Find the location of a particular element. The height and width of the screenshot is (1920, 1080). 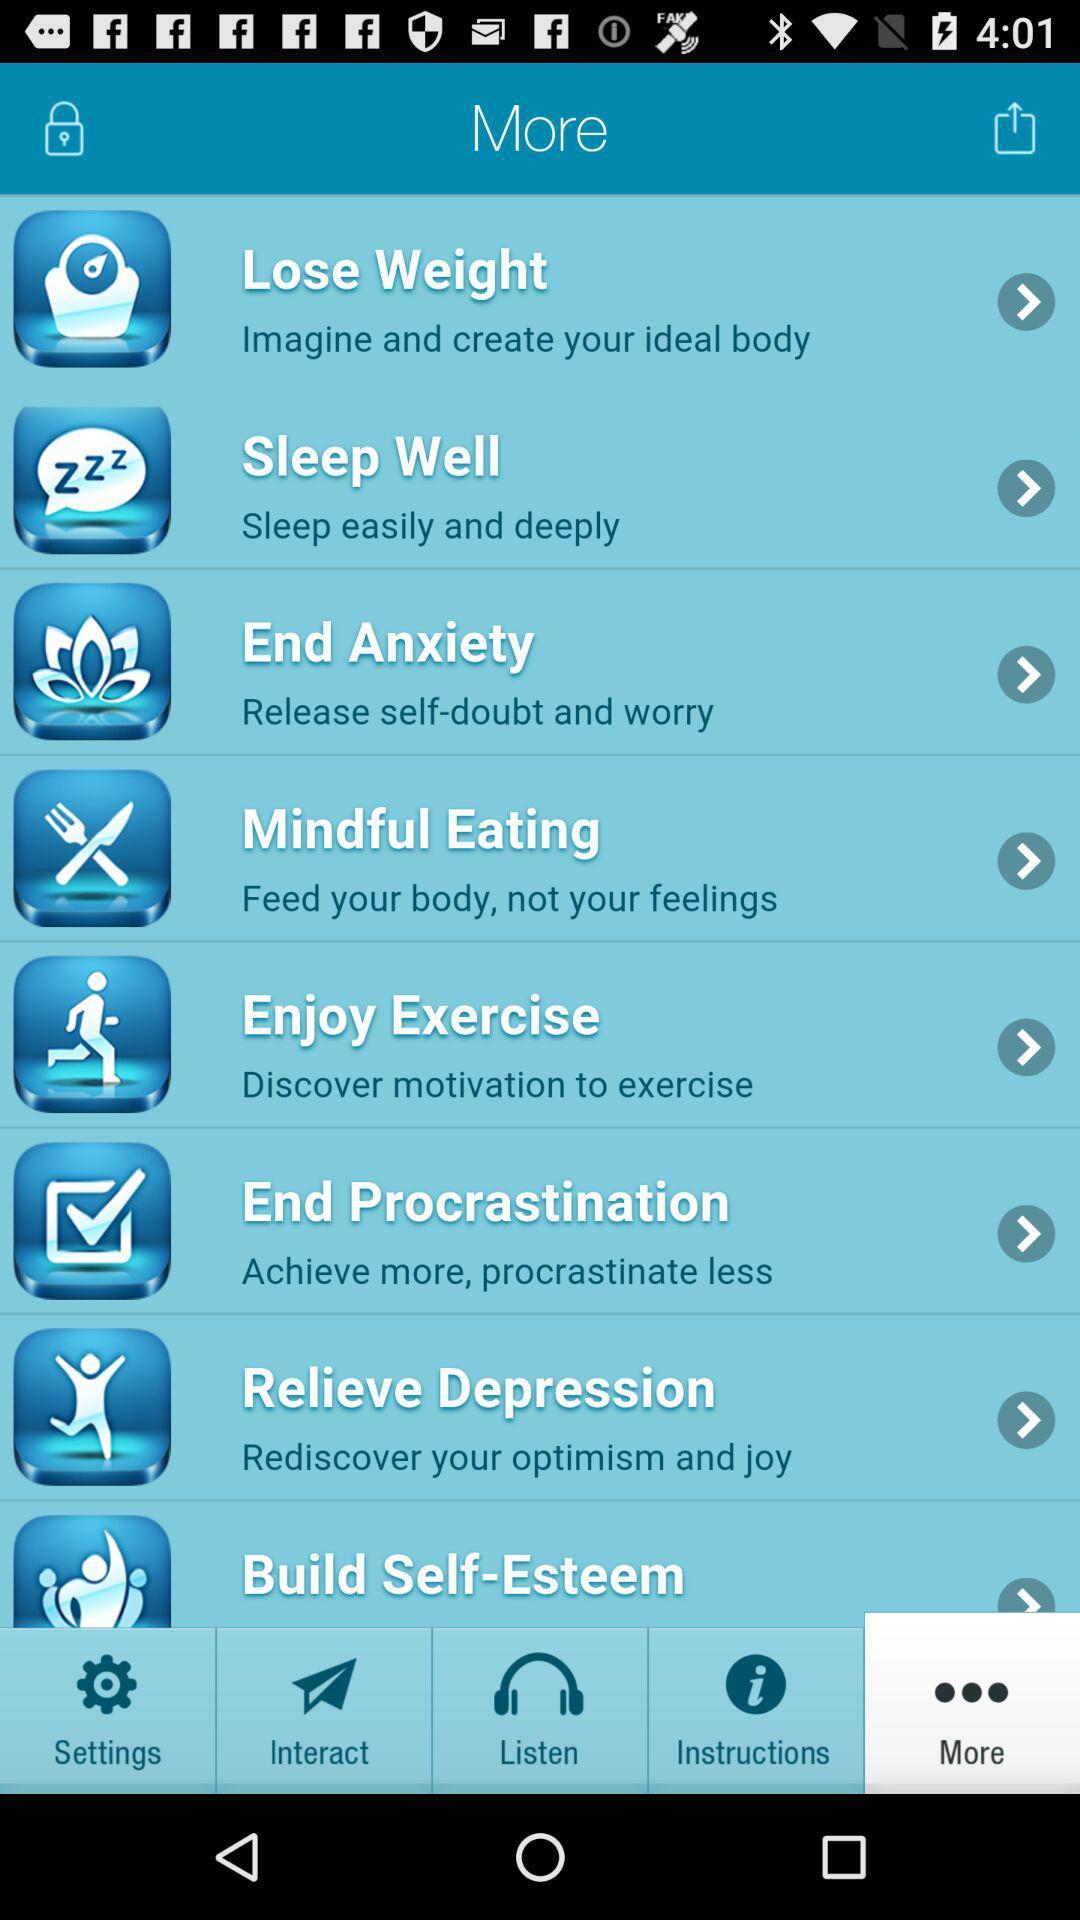

more is located at coordinates (971, 1701).